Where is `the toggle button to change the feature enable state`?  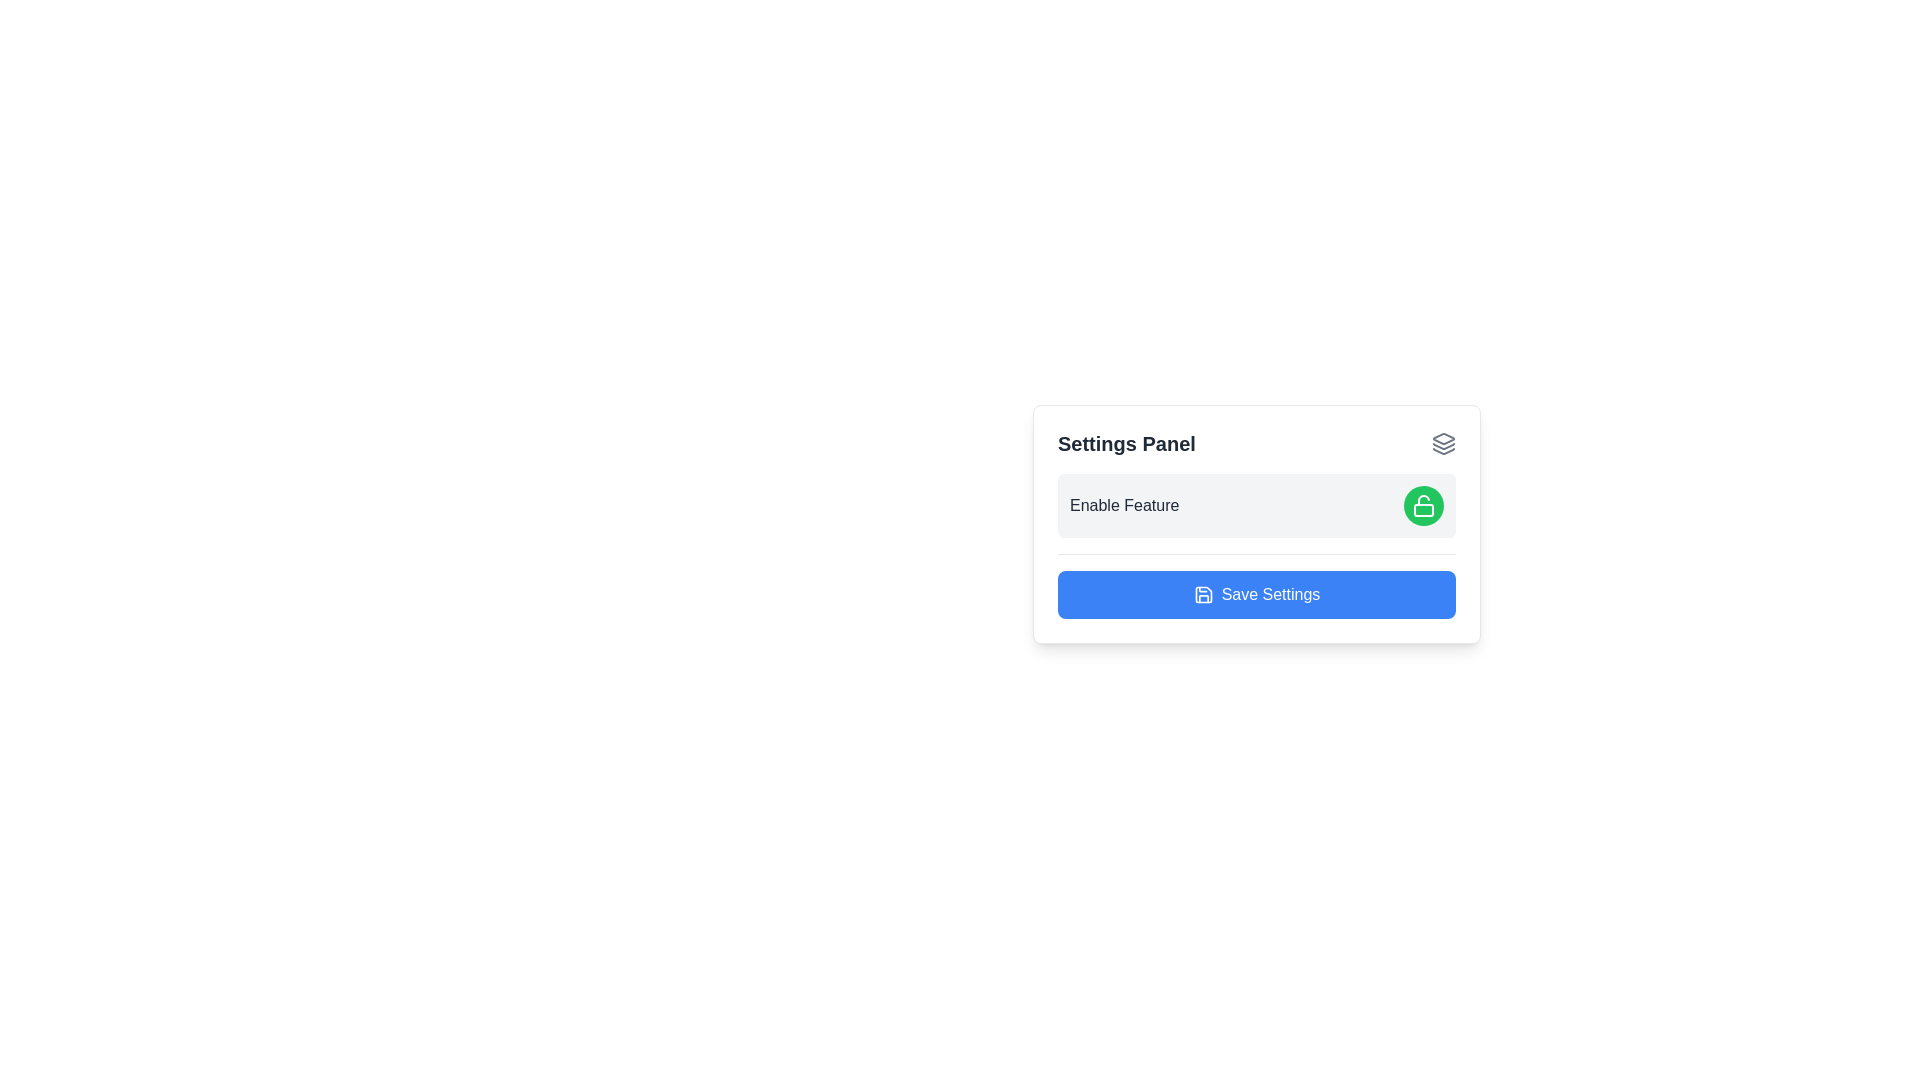 the toggle button to change the feature enable state is located at coordinates (1423, 504).